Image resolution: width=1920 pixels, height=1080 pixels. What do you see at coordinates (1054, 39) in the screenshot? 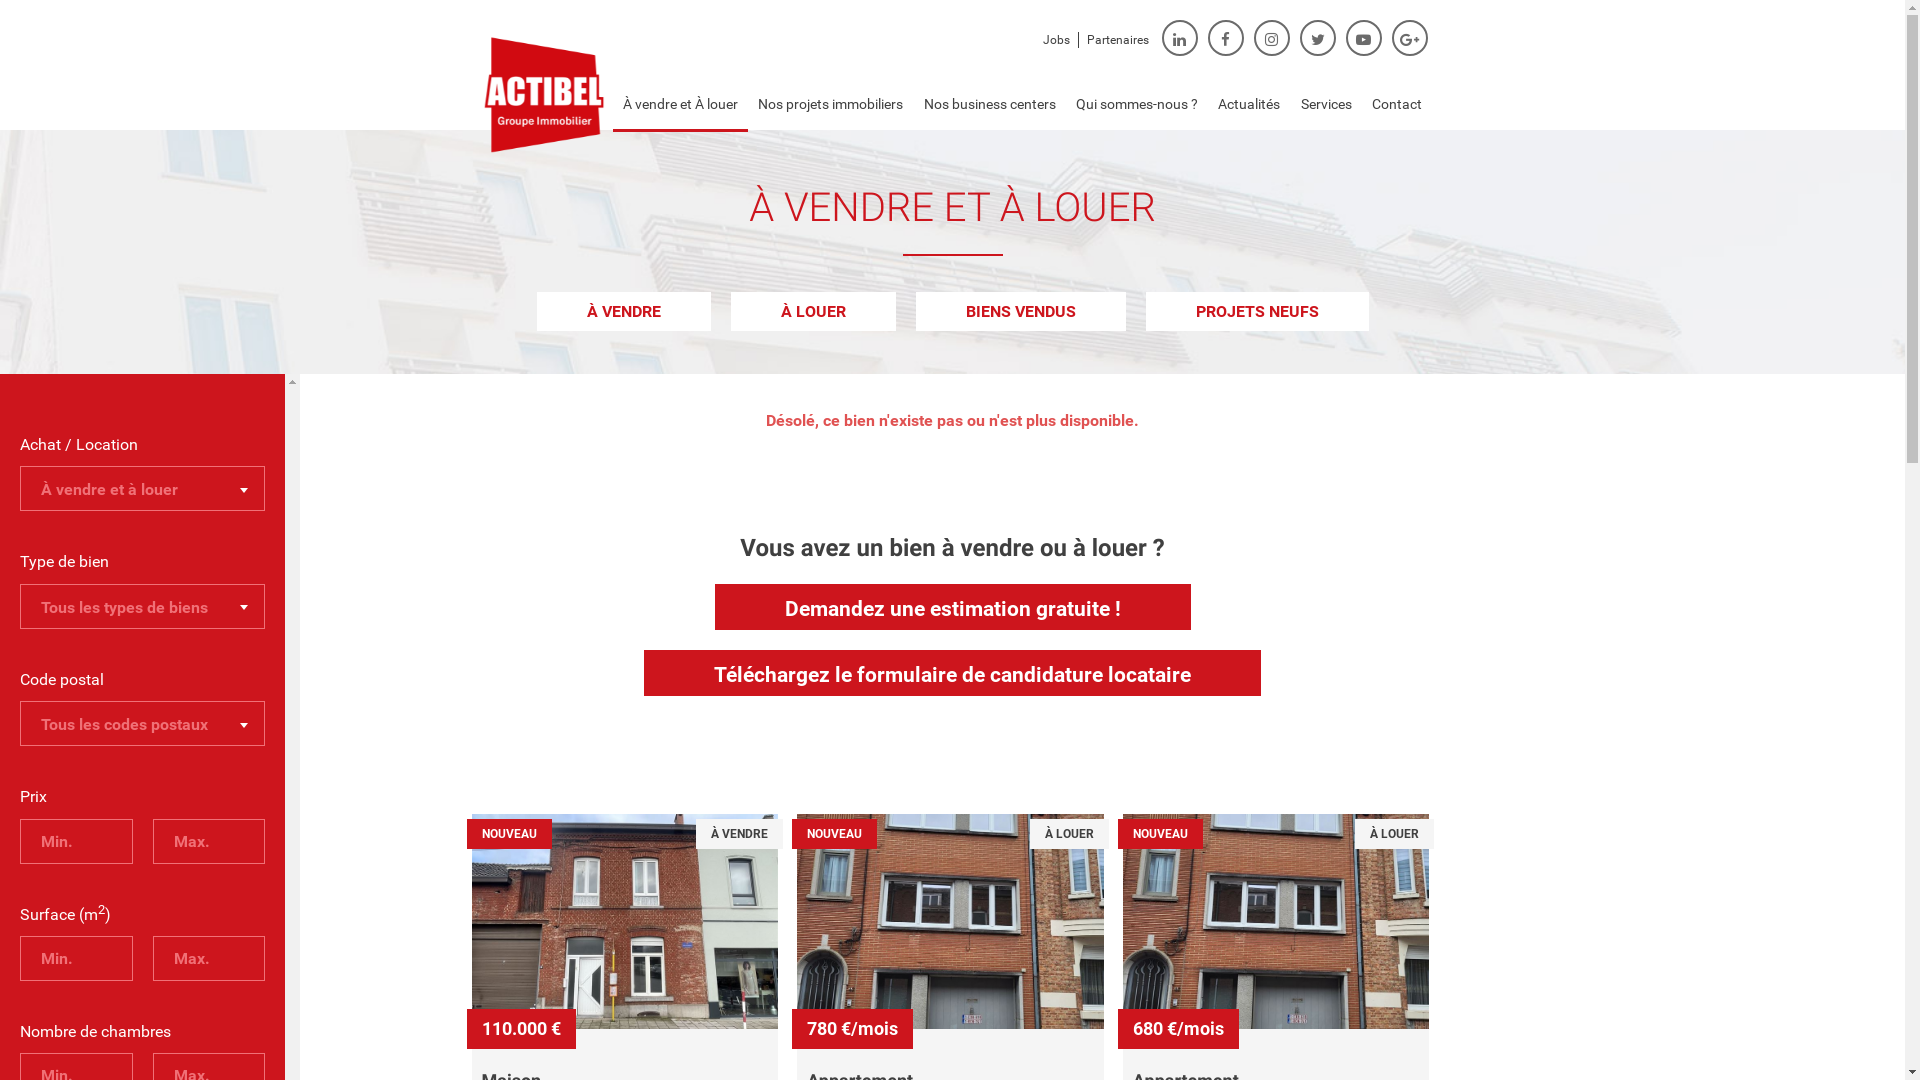
I see `'Jobs'` at bounding box center [1054, 39].